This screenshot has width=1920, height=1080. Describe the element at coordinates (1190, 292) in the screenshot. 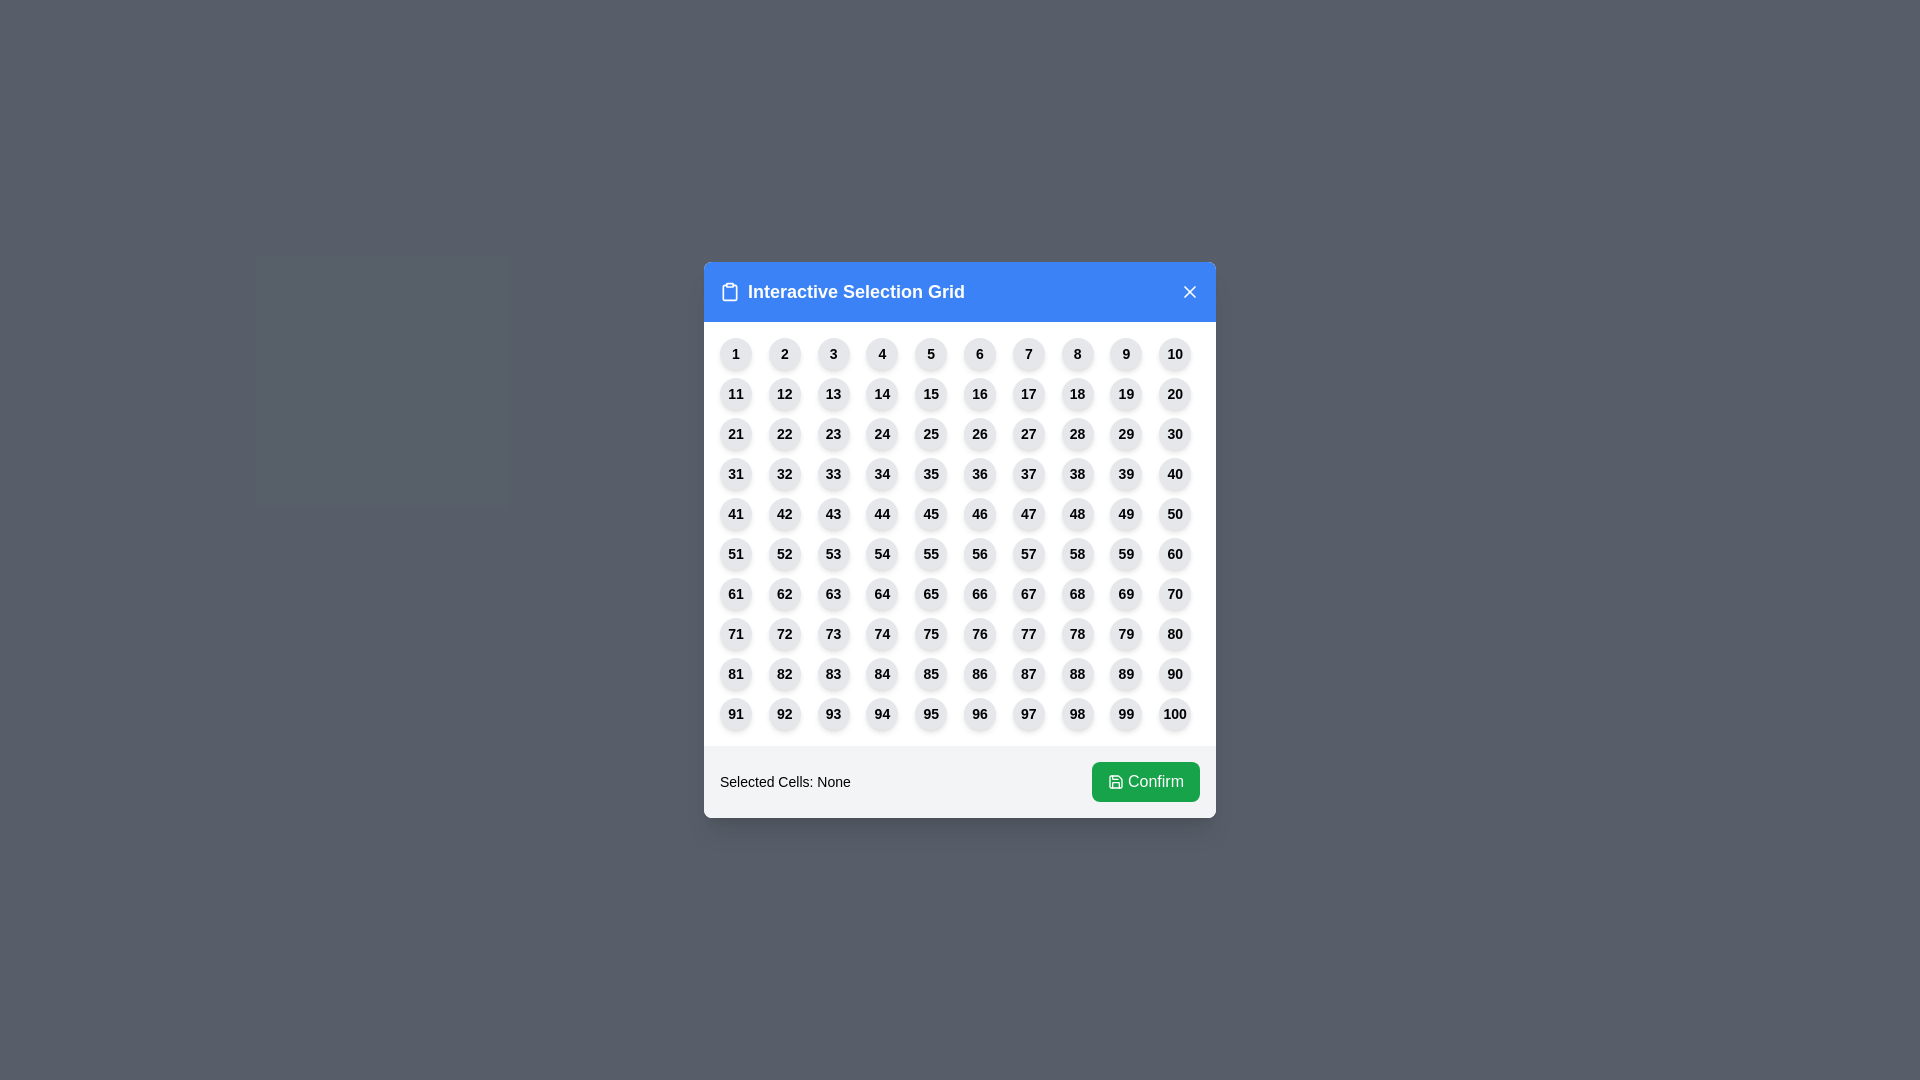

I see `the close button to close the dialog` at that location.